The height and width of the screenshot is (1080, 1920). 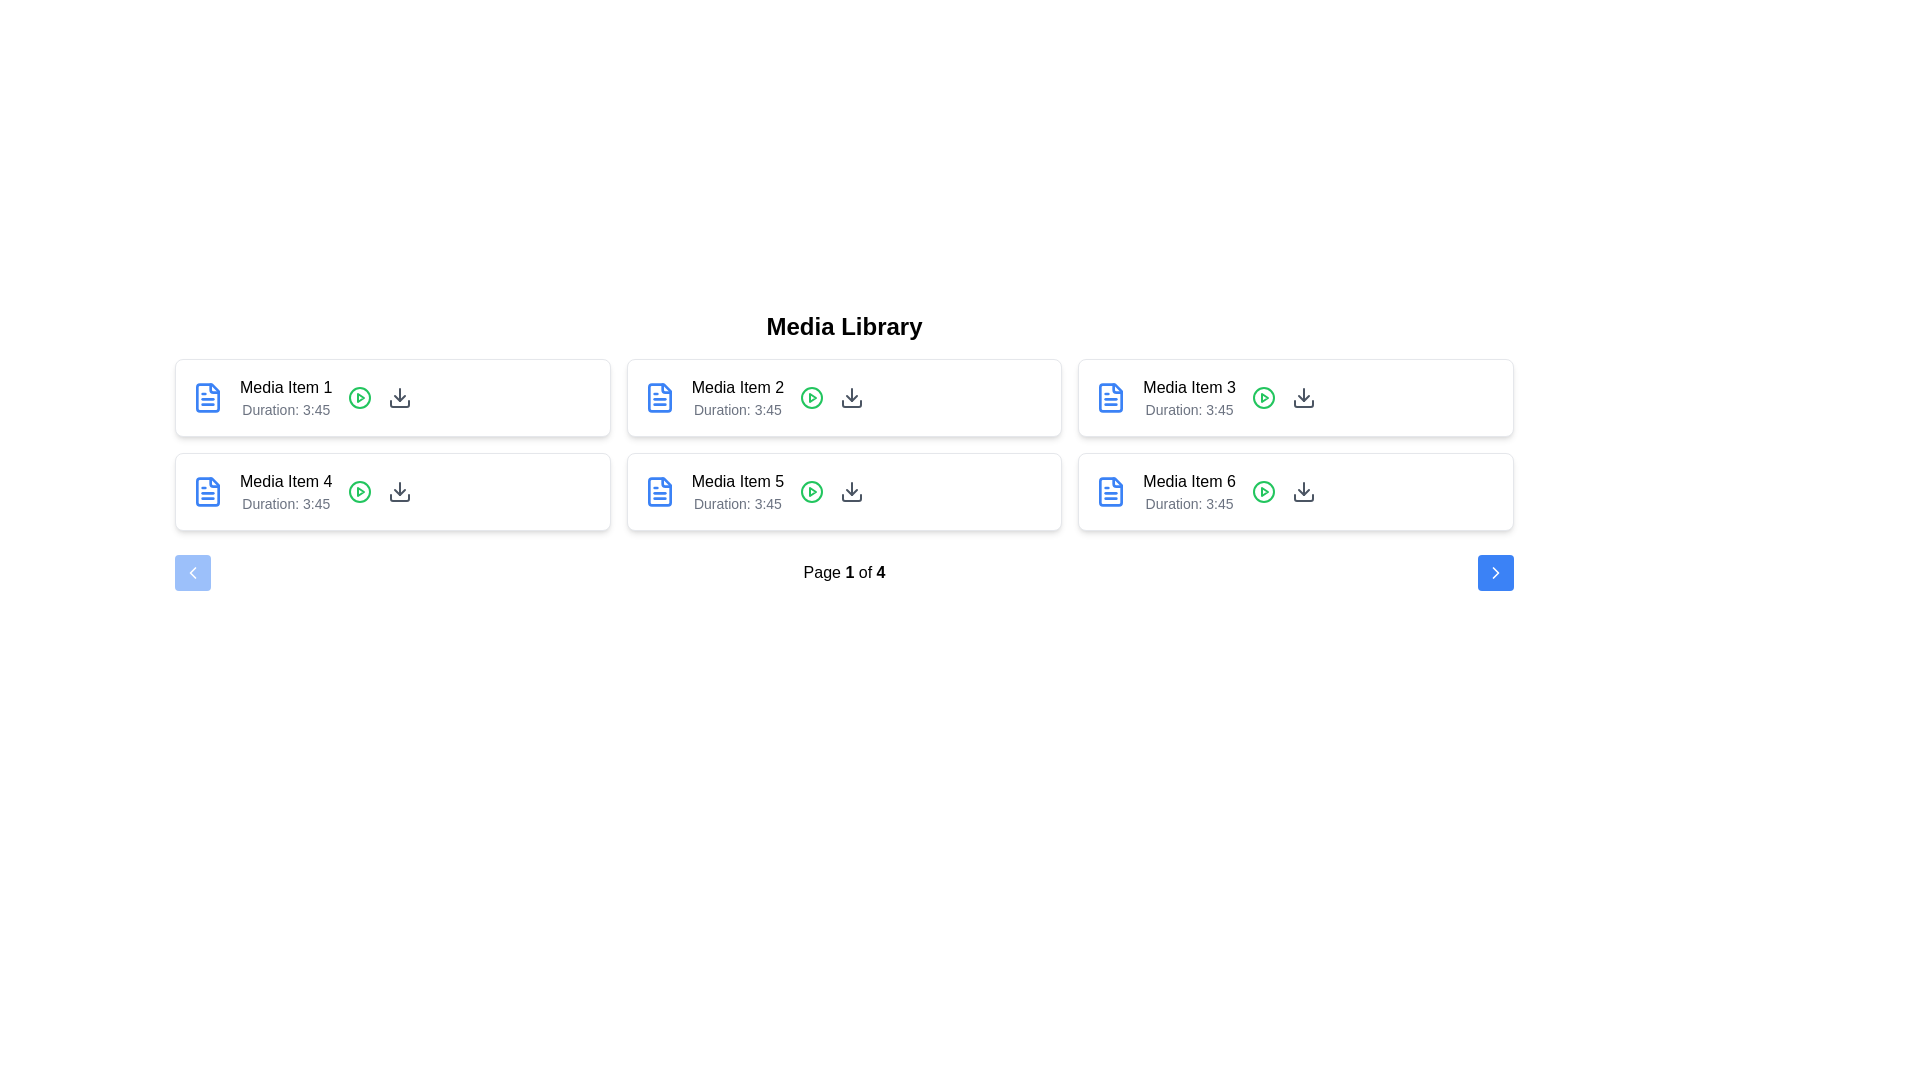 I want to click on the icon located at the top-left corner of the media item card, which serves as a visual representation of the document, so click(x=659, y=492).